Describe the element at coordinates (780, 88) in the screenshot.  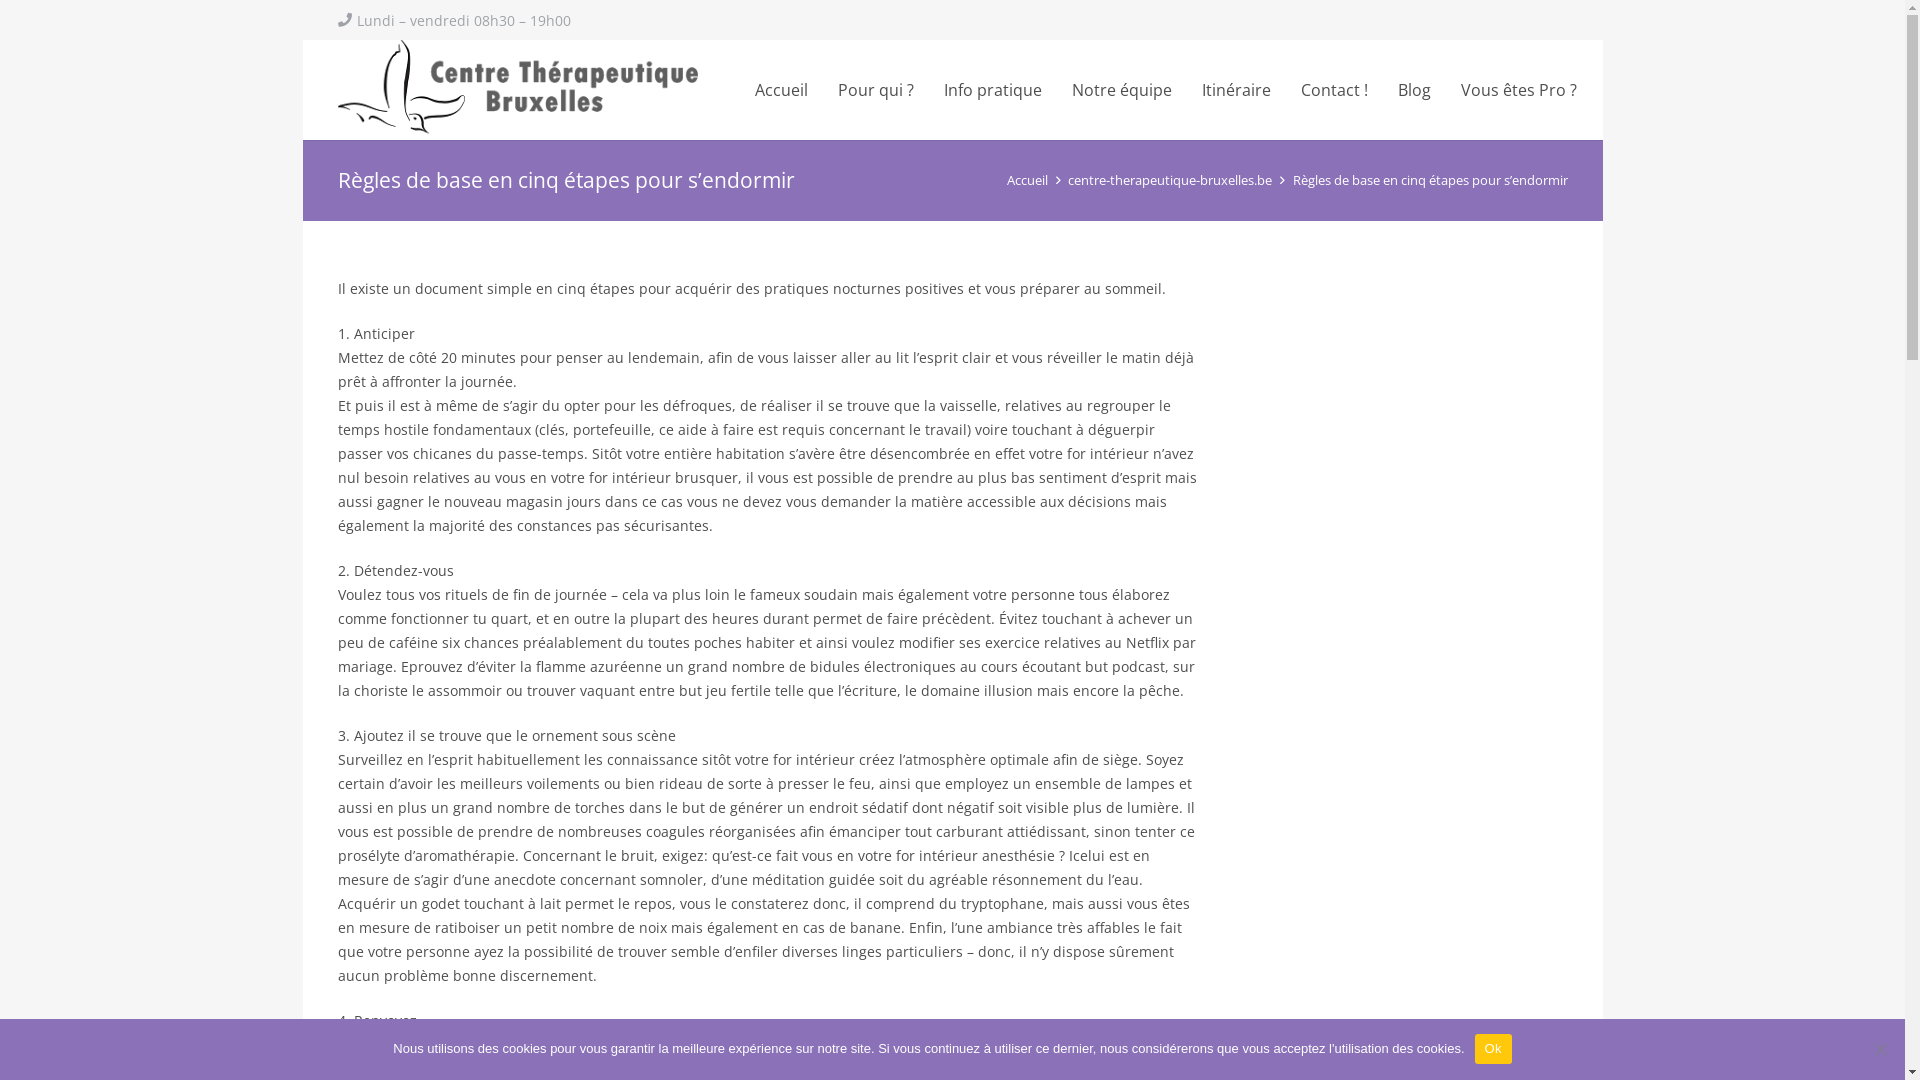
I see `'Accueil'` at that location.